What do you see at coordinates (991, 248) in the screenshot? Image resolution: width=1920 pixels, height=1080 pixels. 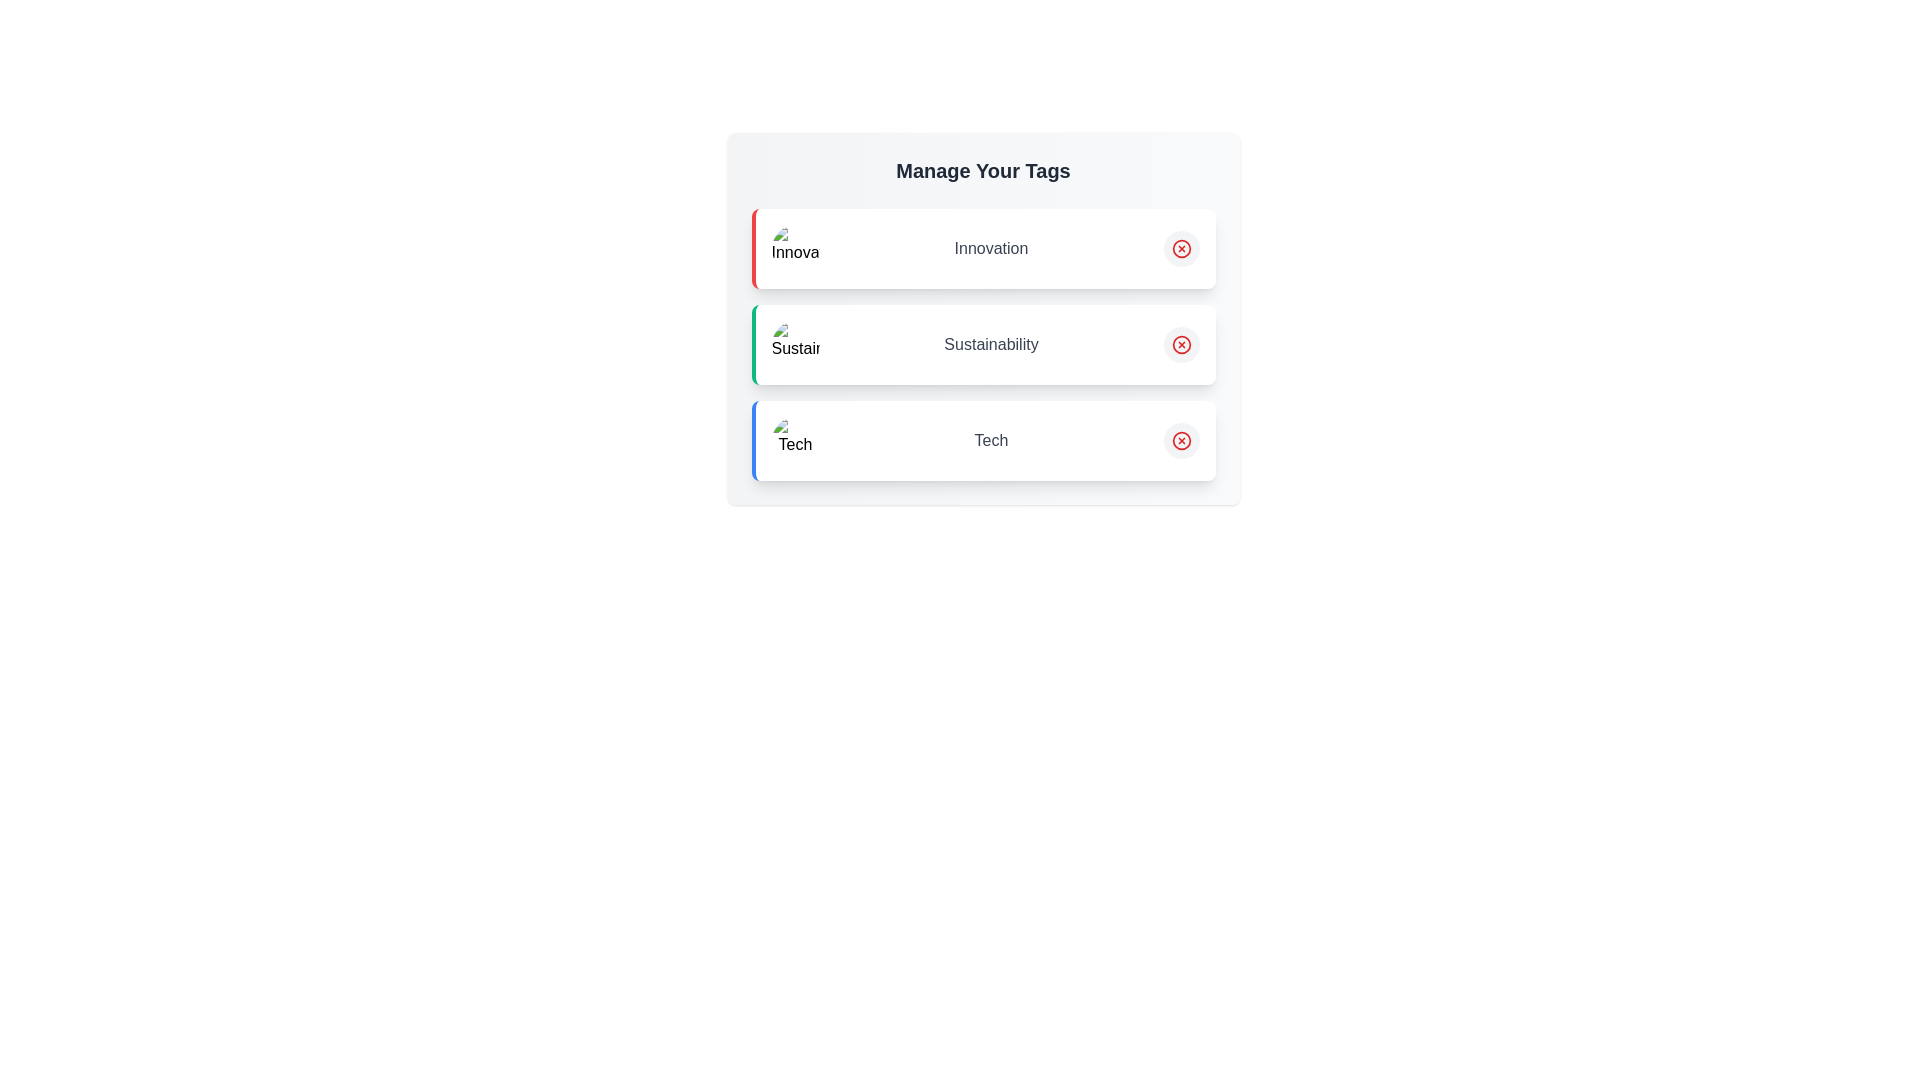 I see `the text of the tag labeled 'Innovation' to initiate editing` at bounding box center [991, 248].